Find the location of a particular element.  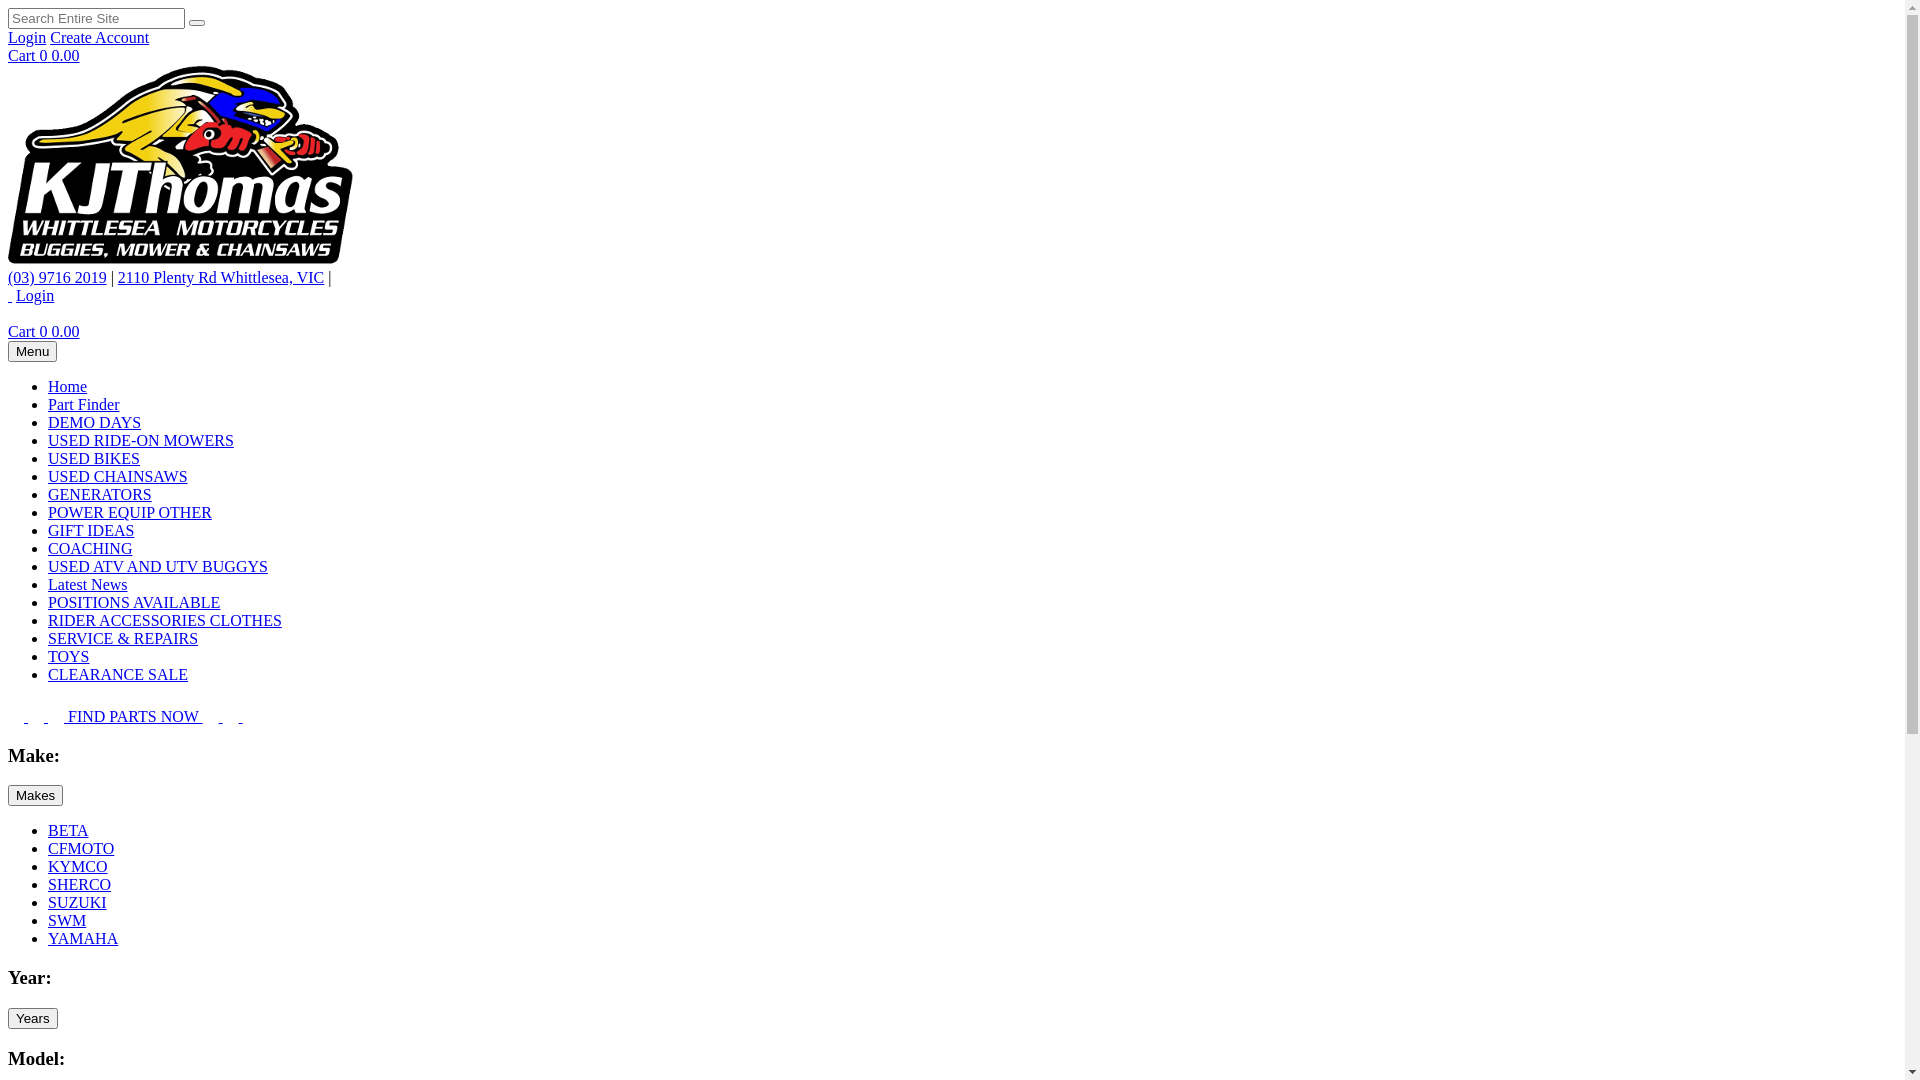

'Menu' is located at coordinates (32, 350).